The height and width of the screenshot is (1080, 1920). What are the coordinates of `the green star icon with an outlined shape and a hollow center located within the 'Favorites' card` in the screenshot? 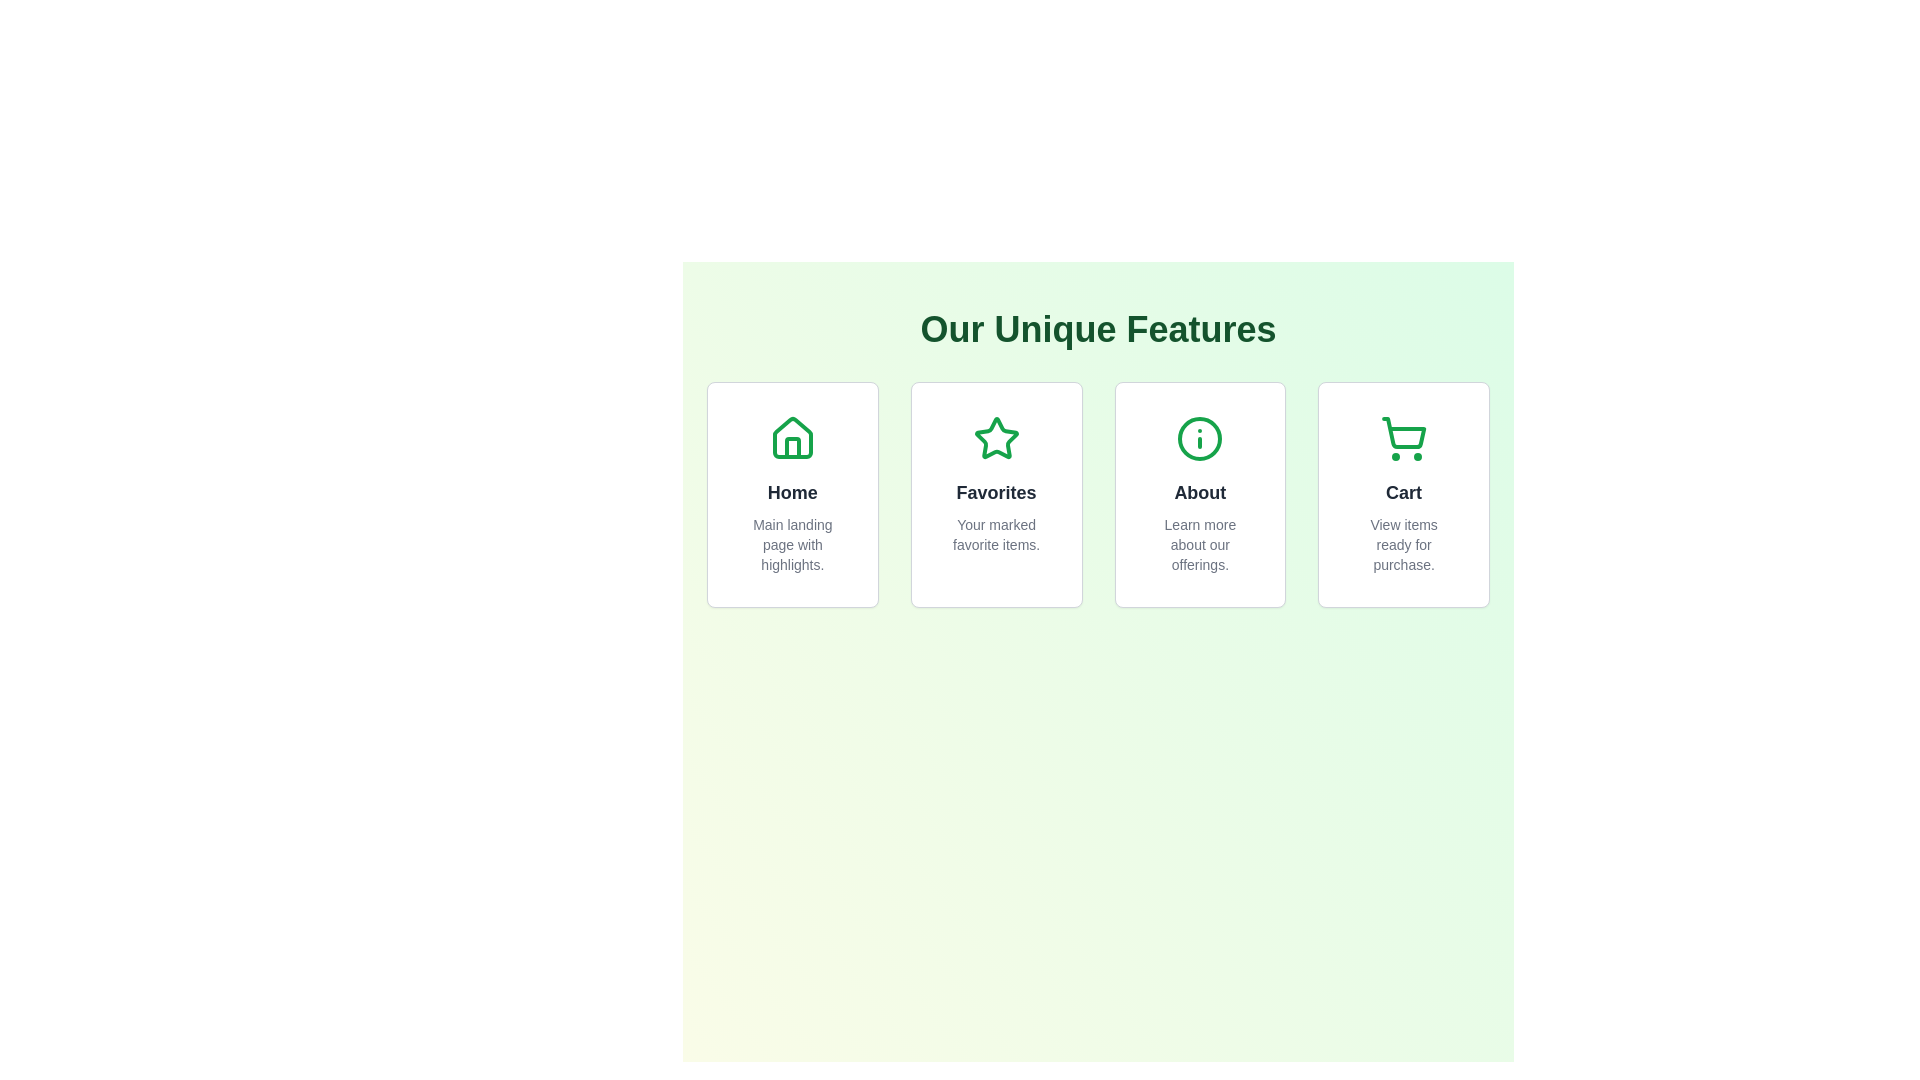 It's located at (996, 437).